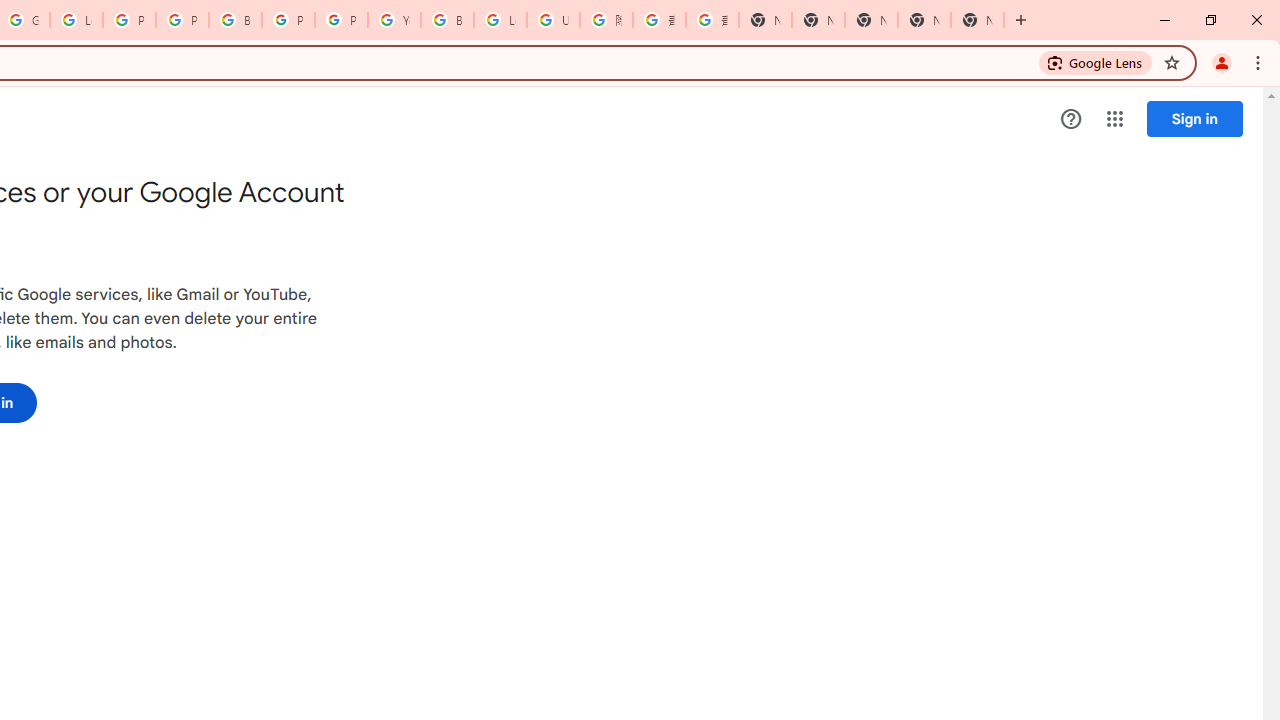 The image size is (1280, 720). What do you see at coordinates (1094, 61) in the screenshot?
I see `'Search with Google Lens'` at bounding box center [1094, 61].